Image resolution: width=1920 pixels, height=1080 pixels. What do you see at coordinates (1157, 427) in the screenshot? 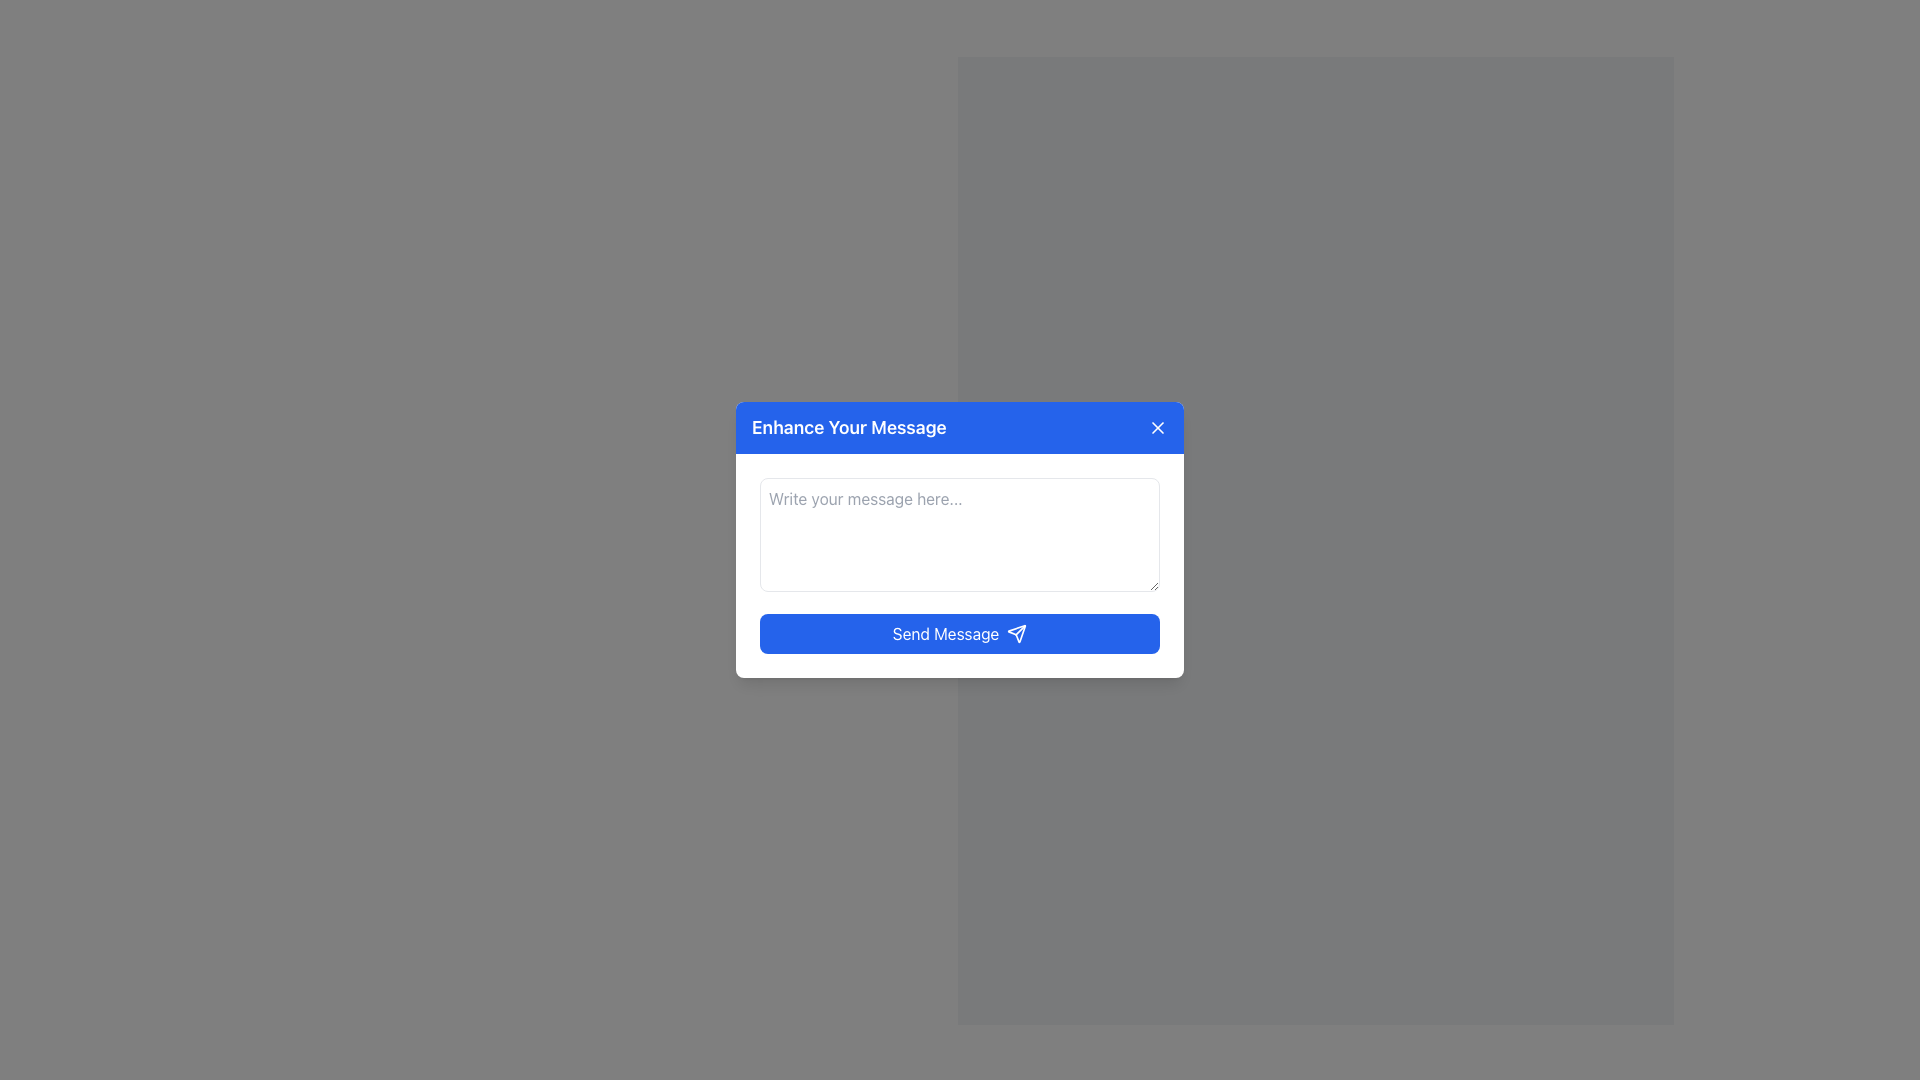
I see `the X-shaped close icon located in the upper-right corner of the modal dialog box` at bounding box center [1157, 427].